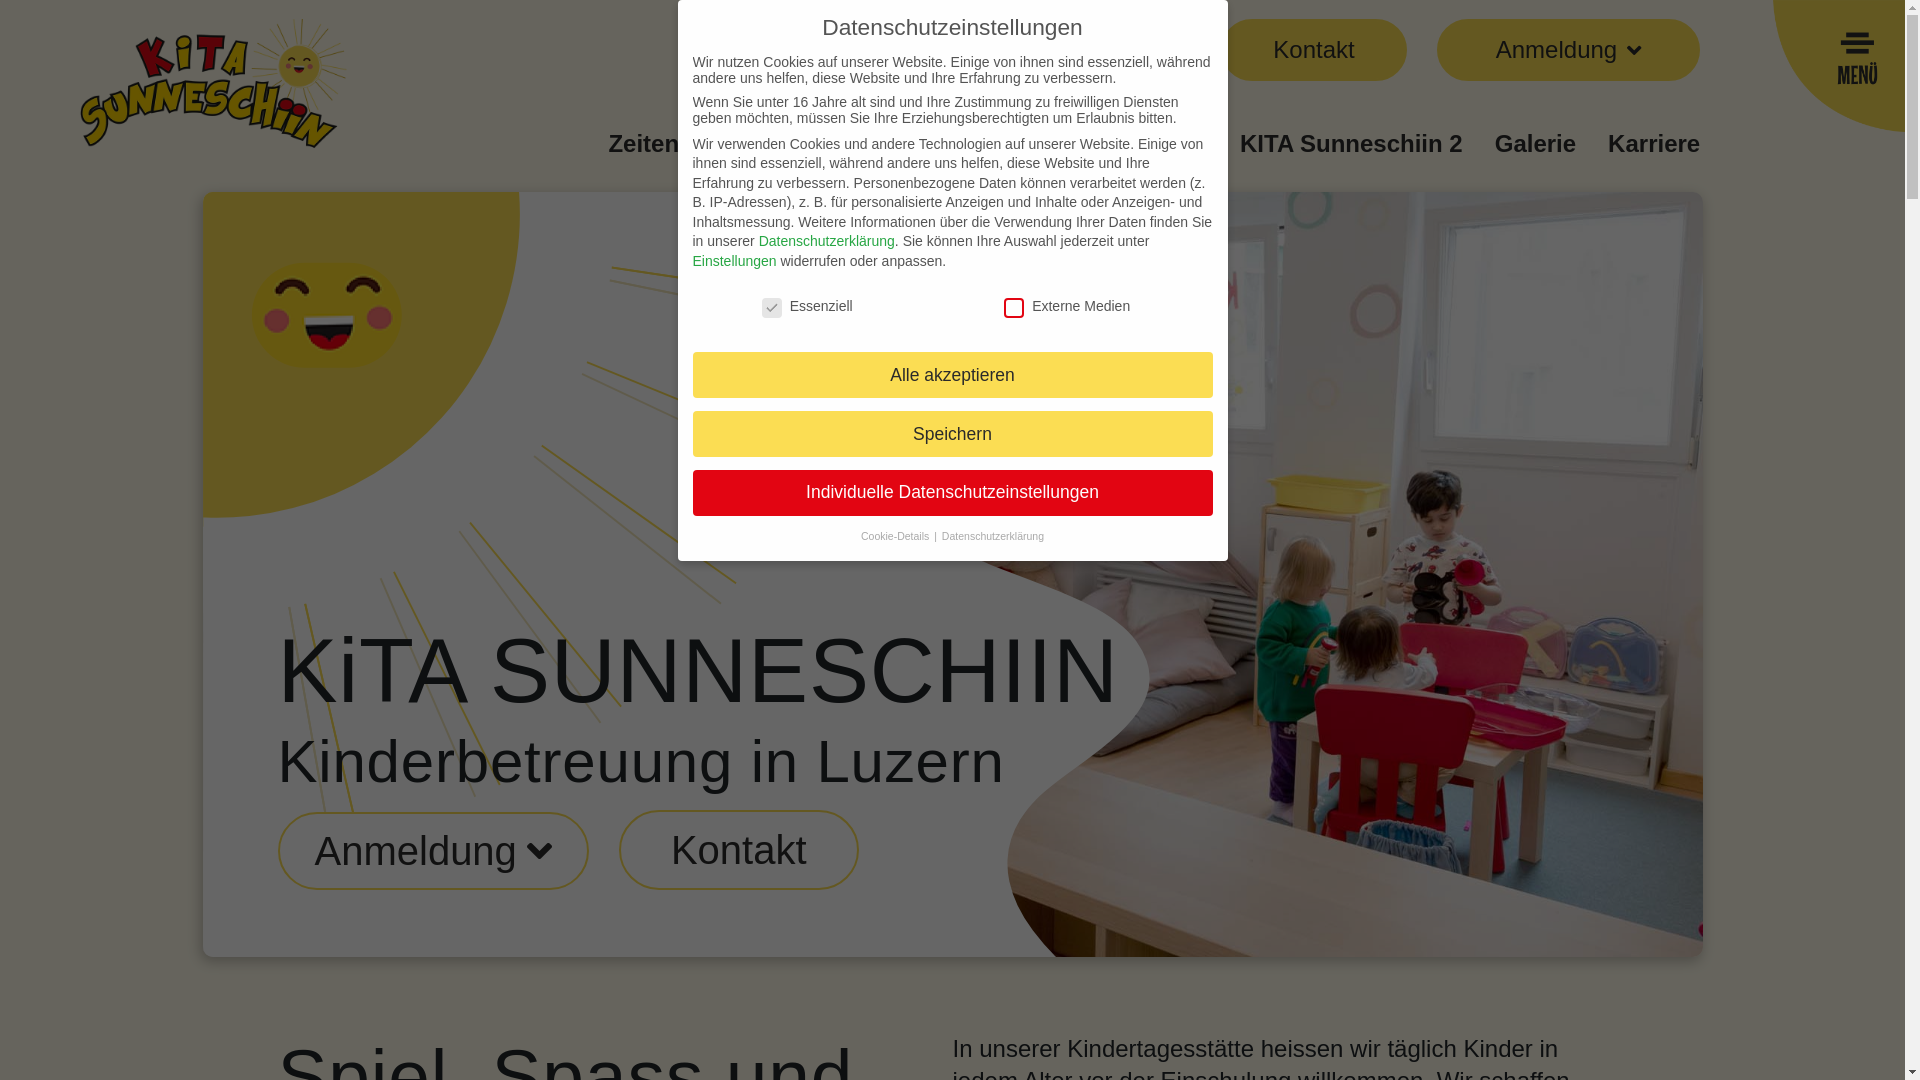 The image size is (1920, 1080). What do you see at coordinates (691, 260) in the screenshot?
I see `'Einstellungen'` at bounding box center [691, 260].